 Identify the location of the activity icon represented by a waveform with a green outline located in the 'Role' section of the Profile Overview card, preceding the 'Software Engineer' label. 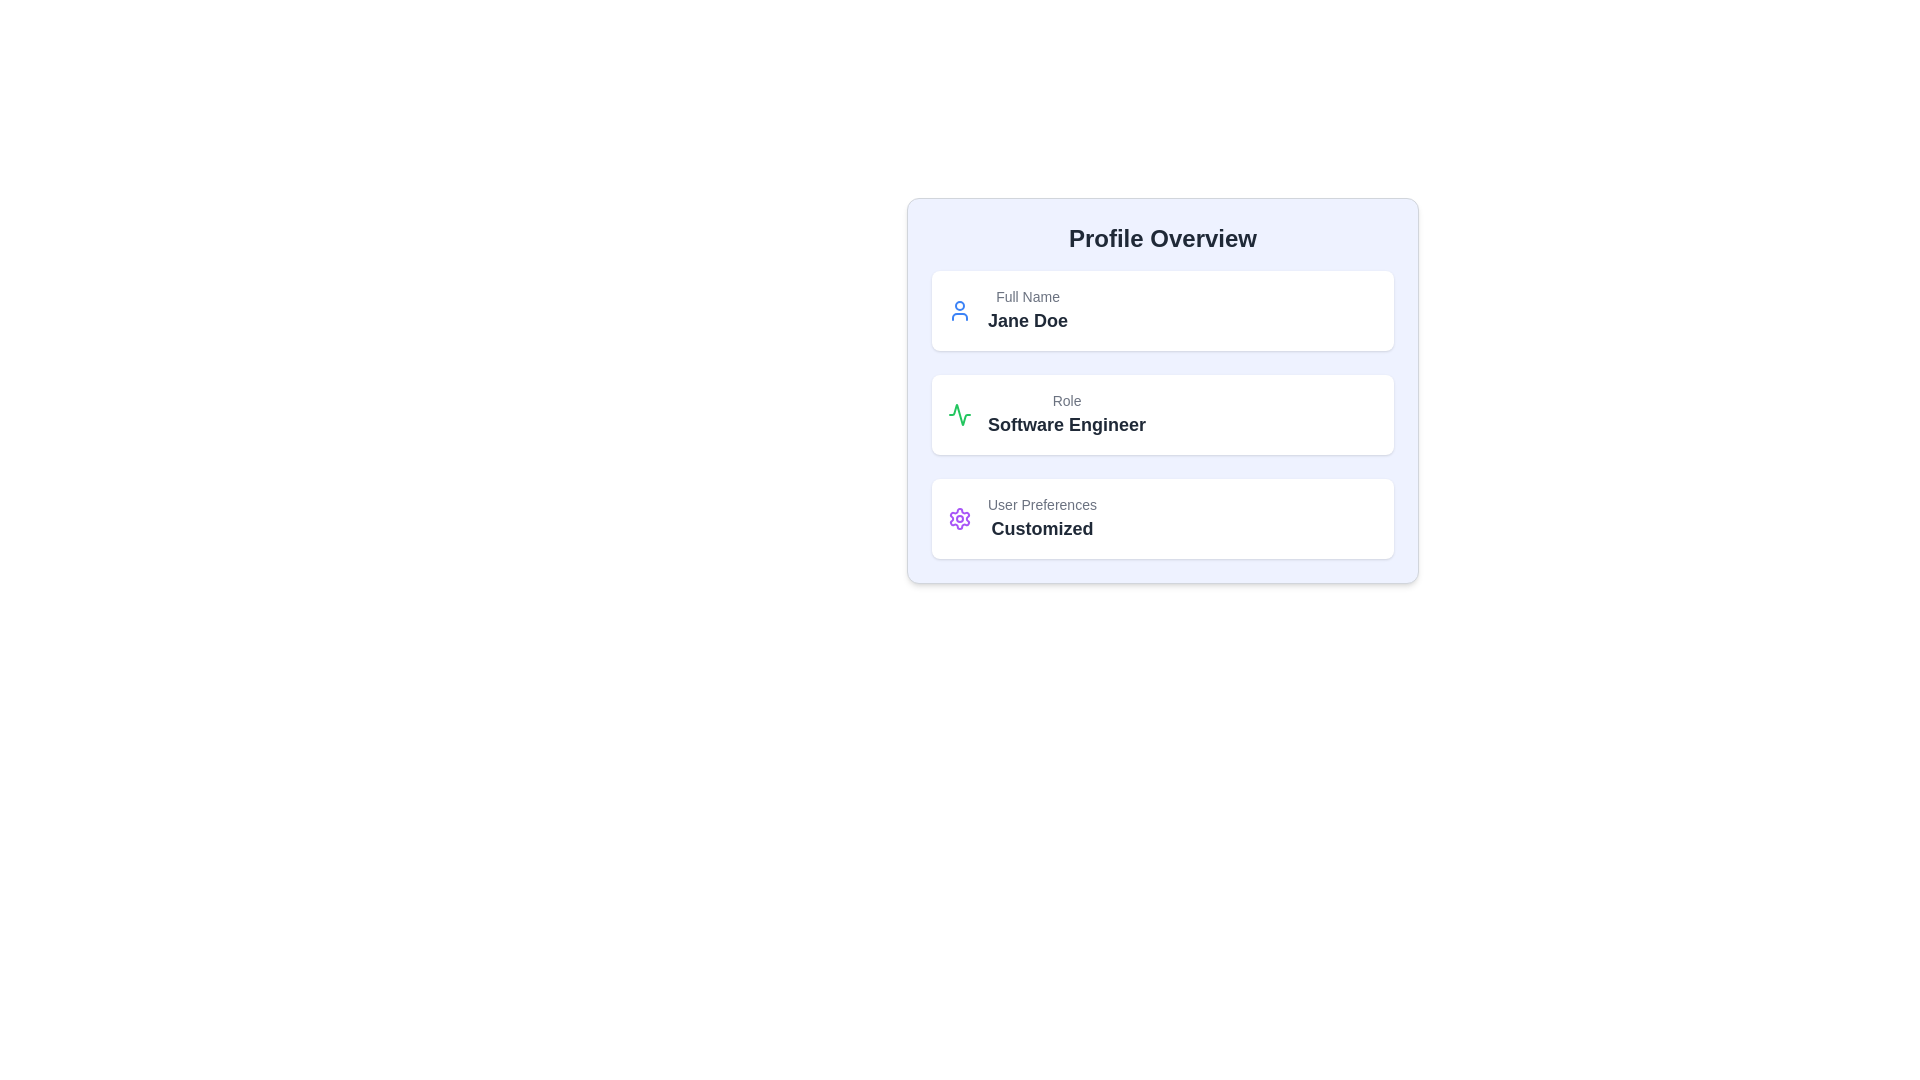
(960, 414).